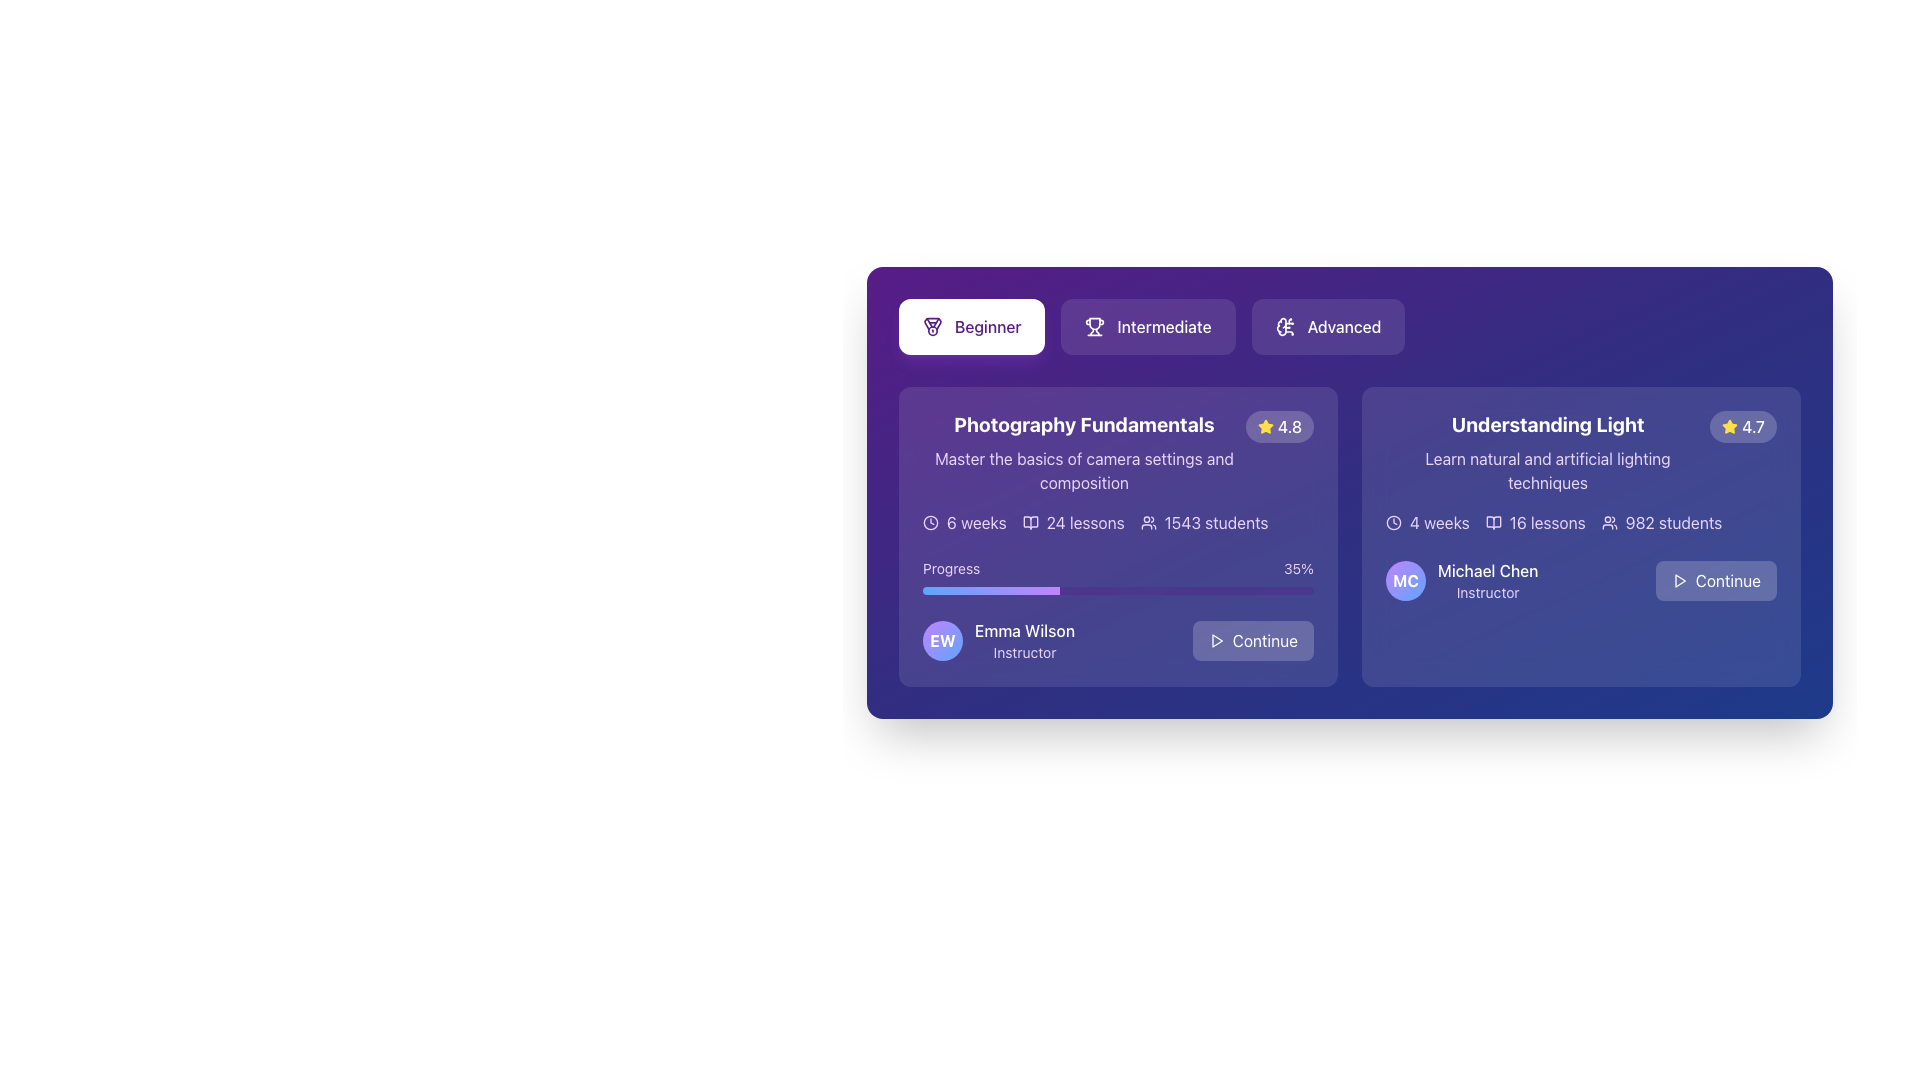 The height and width of the screenshot is (1080, 1920). What do you see at coordinates (1488, 570) in the screenshot?
I see `the static text label displaying the instructor's name for the course 'Understanding Light', which is positioned under the course details and aligns with the circular avatar to its left` at bounding box center [1488, 570].